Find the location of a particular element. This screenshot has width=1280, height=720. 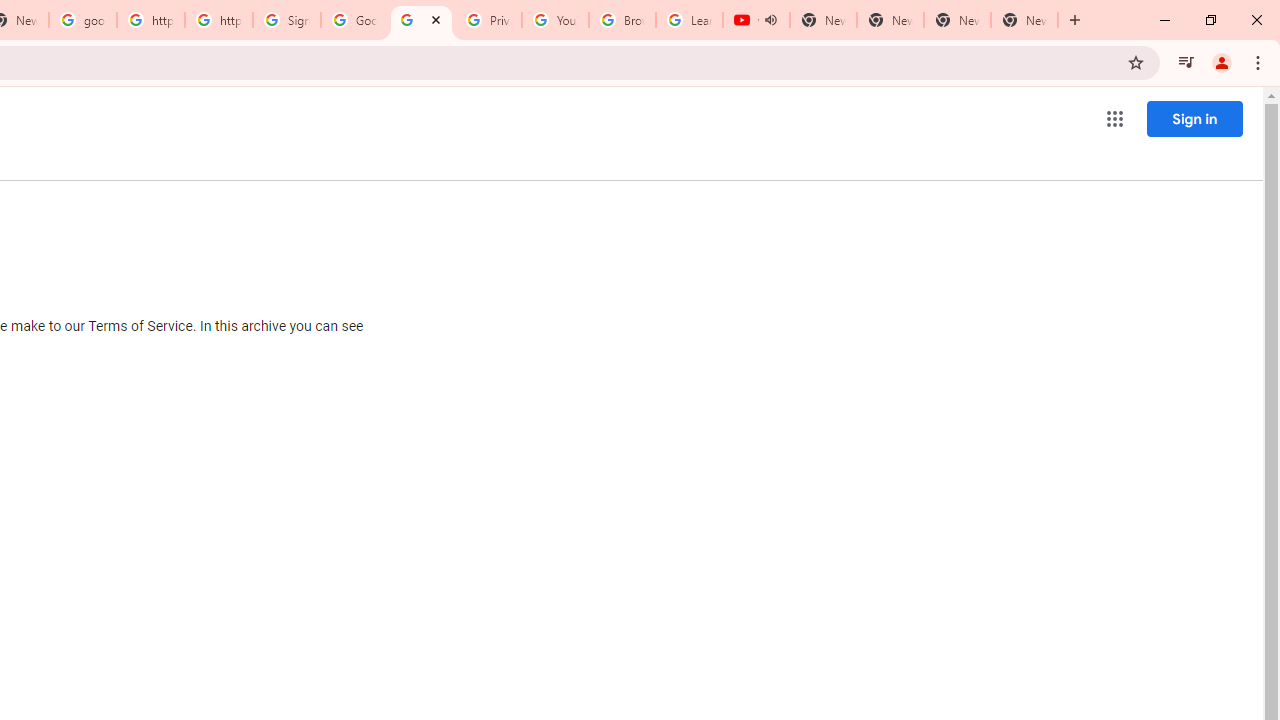

'Mute tab' is located at coordinates (770, 20).